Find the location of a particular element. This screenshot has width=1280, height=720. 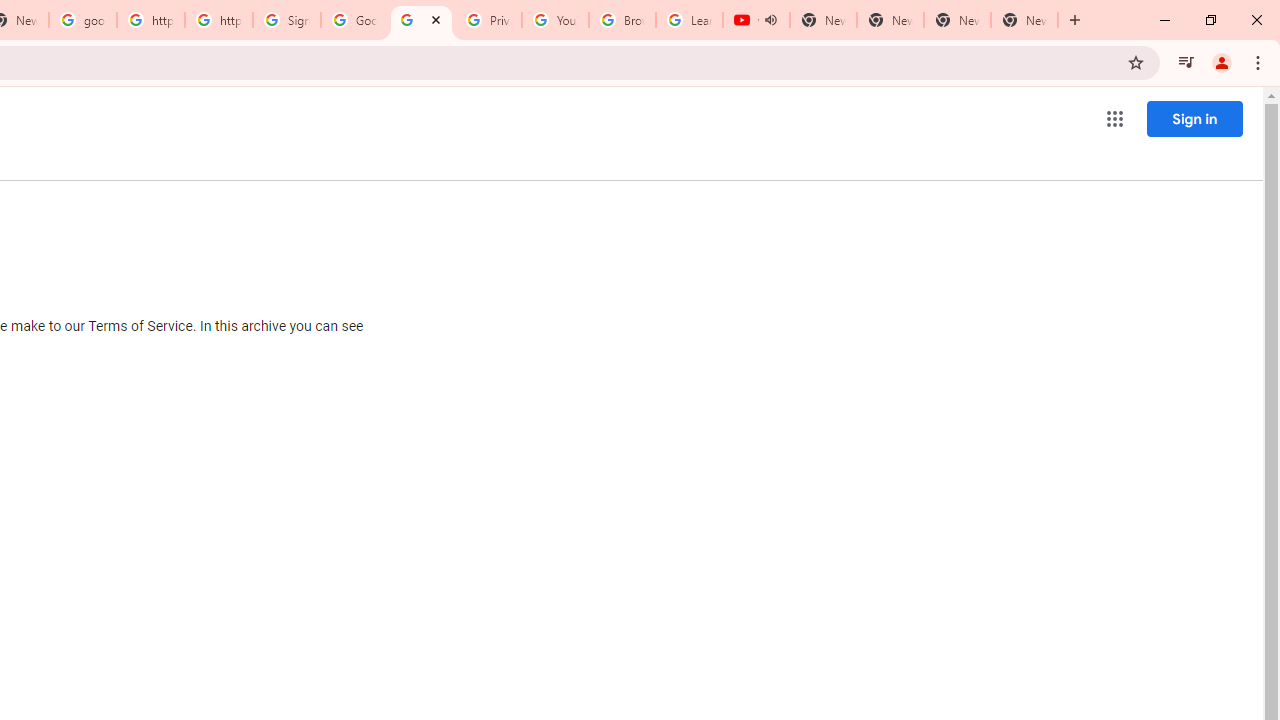

'Mute tab' is located at coordinates (770, 20).